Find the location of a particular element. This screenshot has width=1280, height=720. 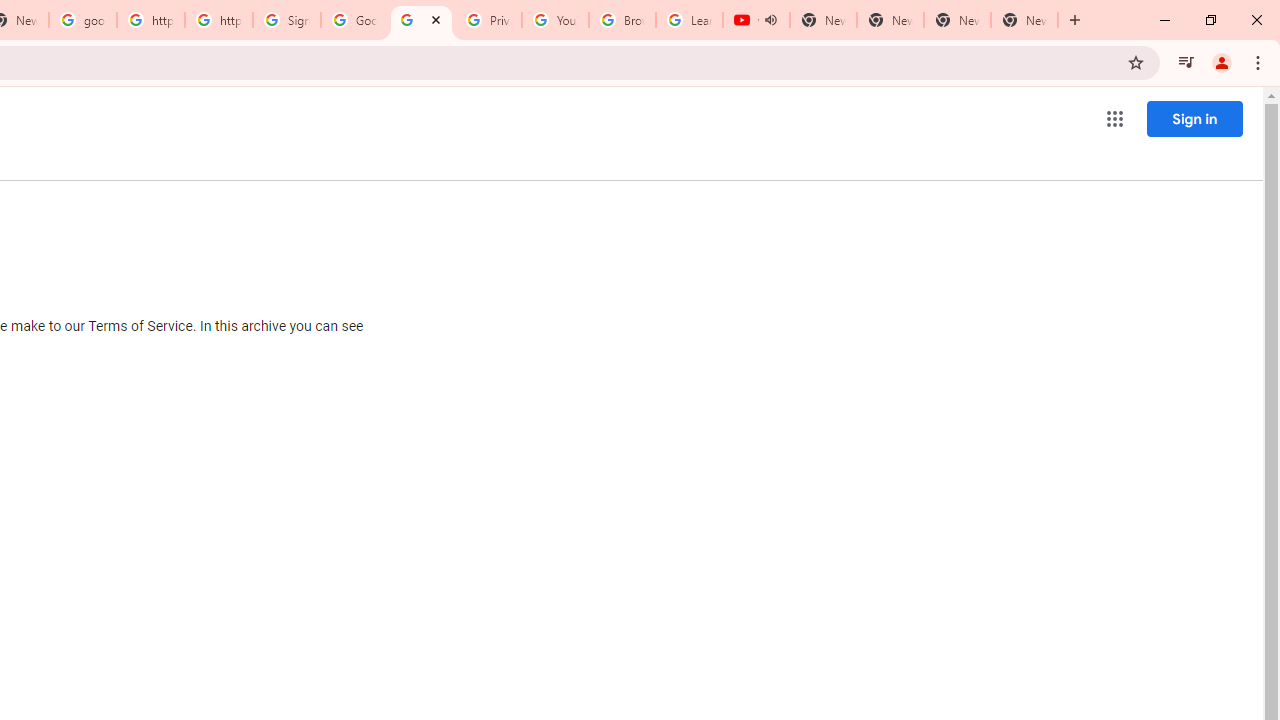

'Mute tab' is located at coordinates (770, 20).